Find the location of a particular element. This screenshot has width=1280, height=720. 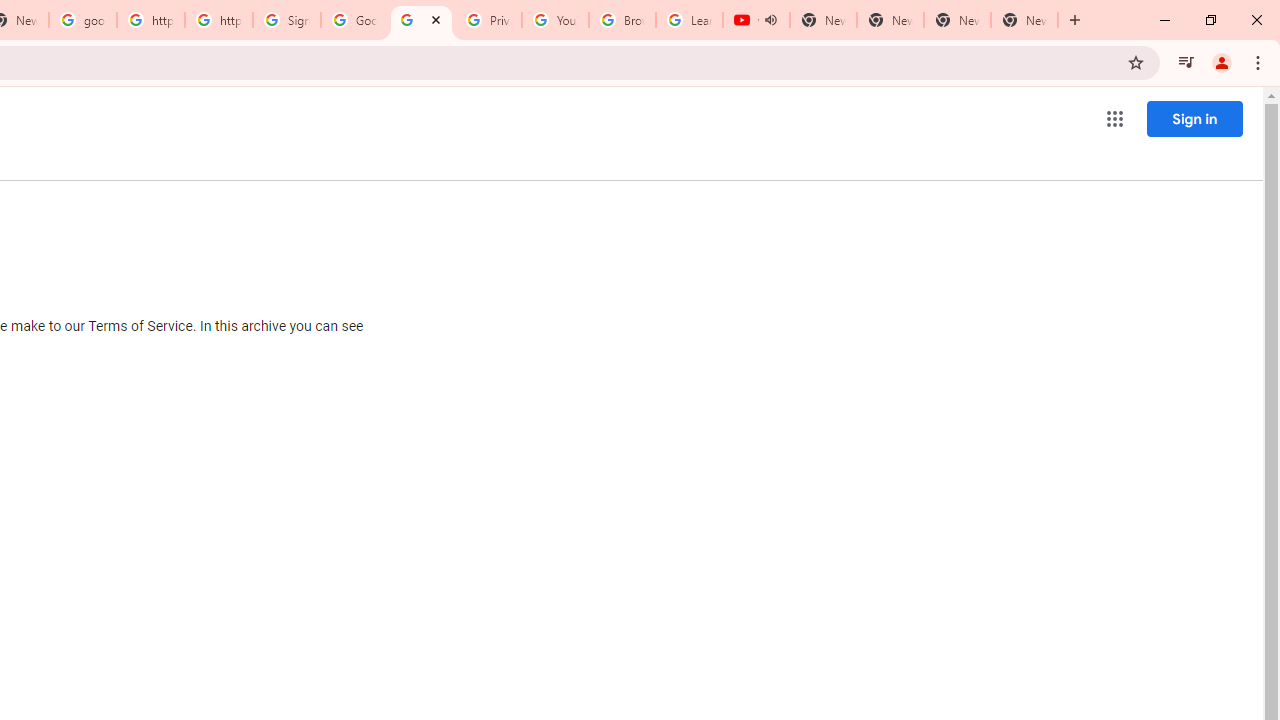

'Mute tab' is located at coordinates (770, 20).